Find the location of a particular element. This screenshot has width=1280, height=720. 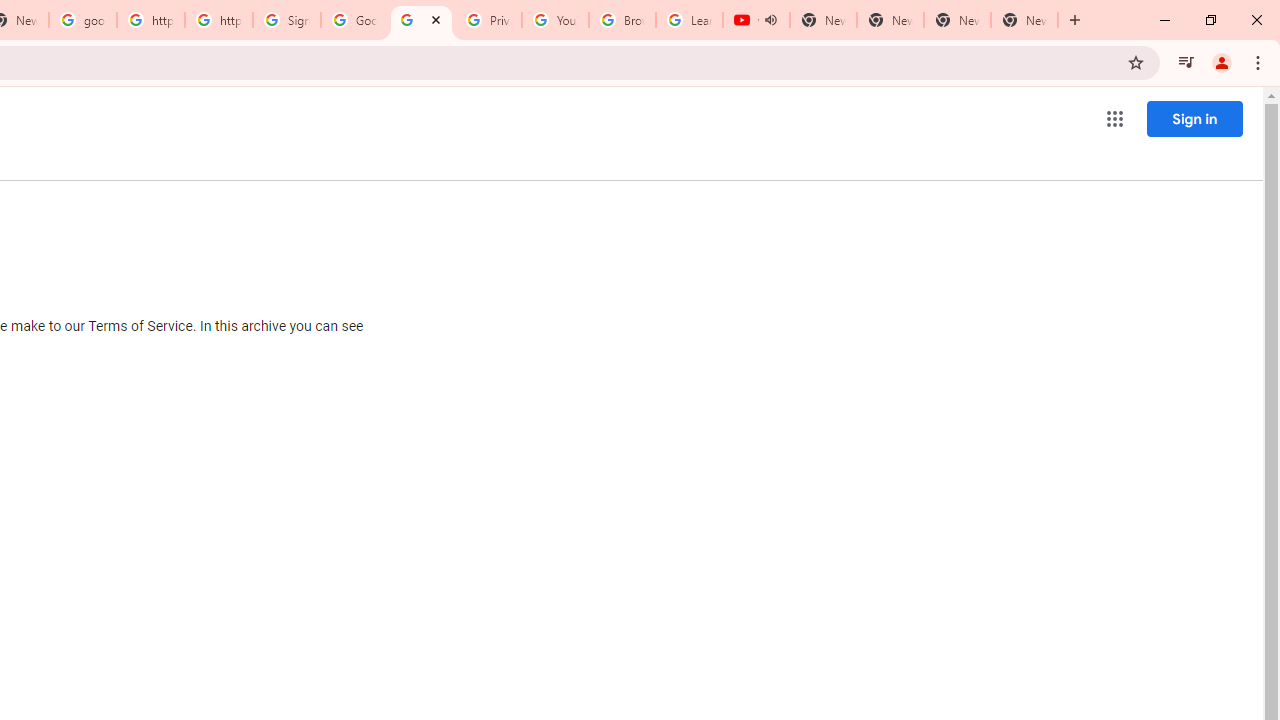

'Mute tab' is located at coordinates (770, 20).